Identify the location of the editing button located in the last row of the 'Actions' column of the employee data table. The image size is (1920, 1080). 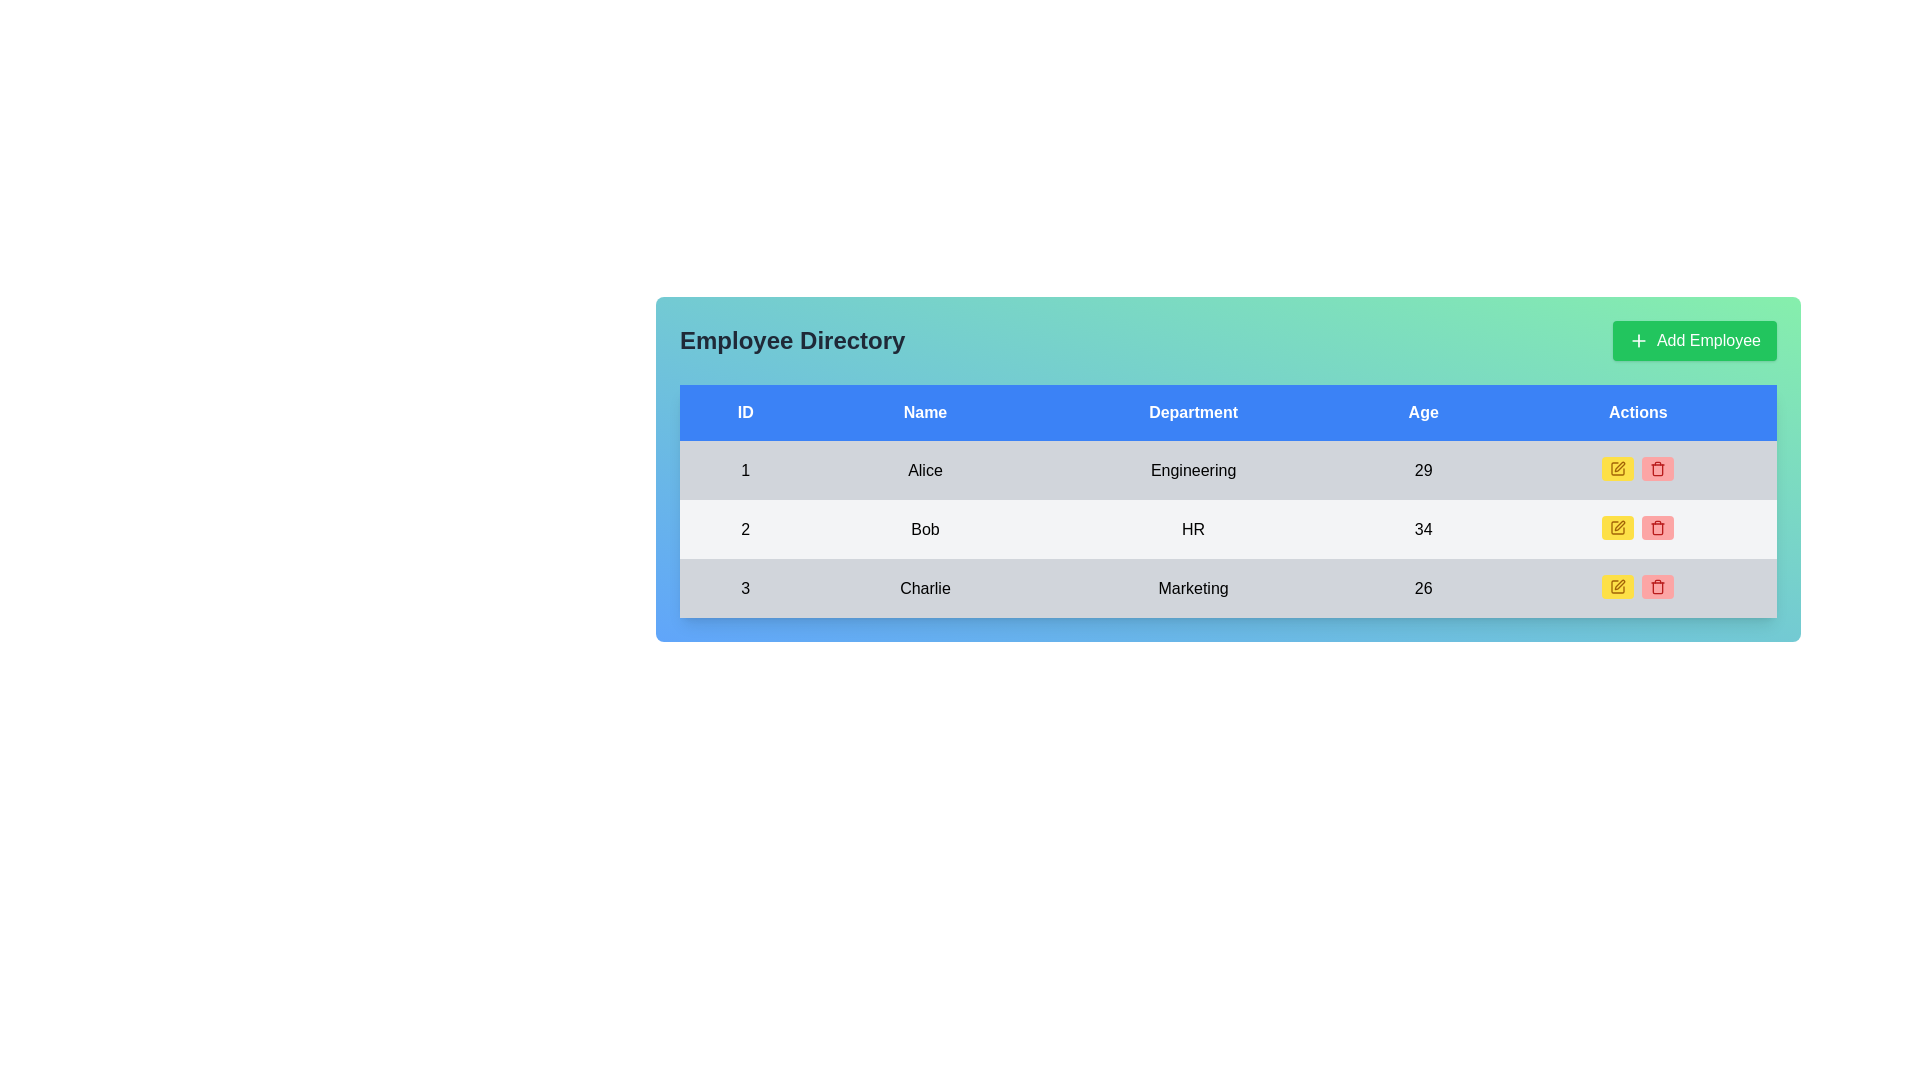
(1618, 585).